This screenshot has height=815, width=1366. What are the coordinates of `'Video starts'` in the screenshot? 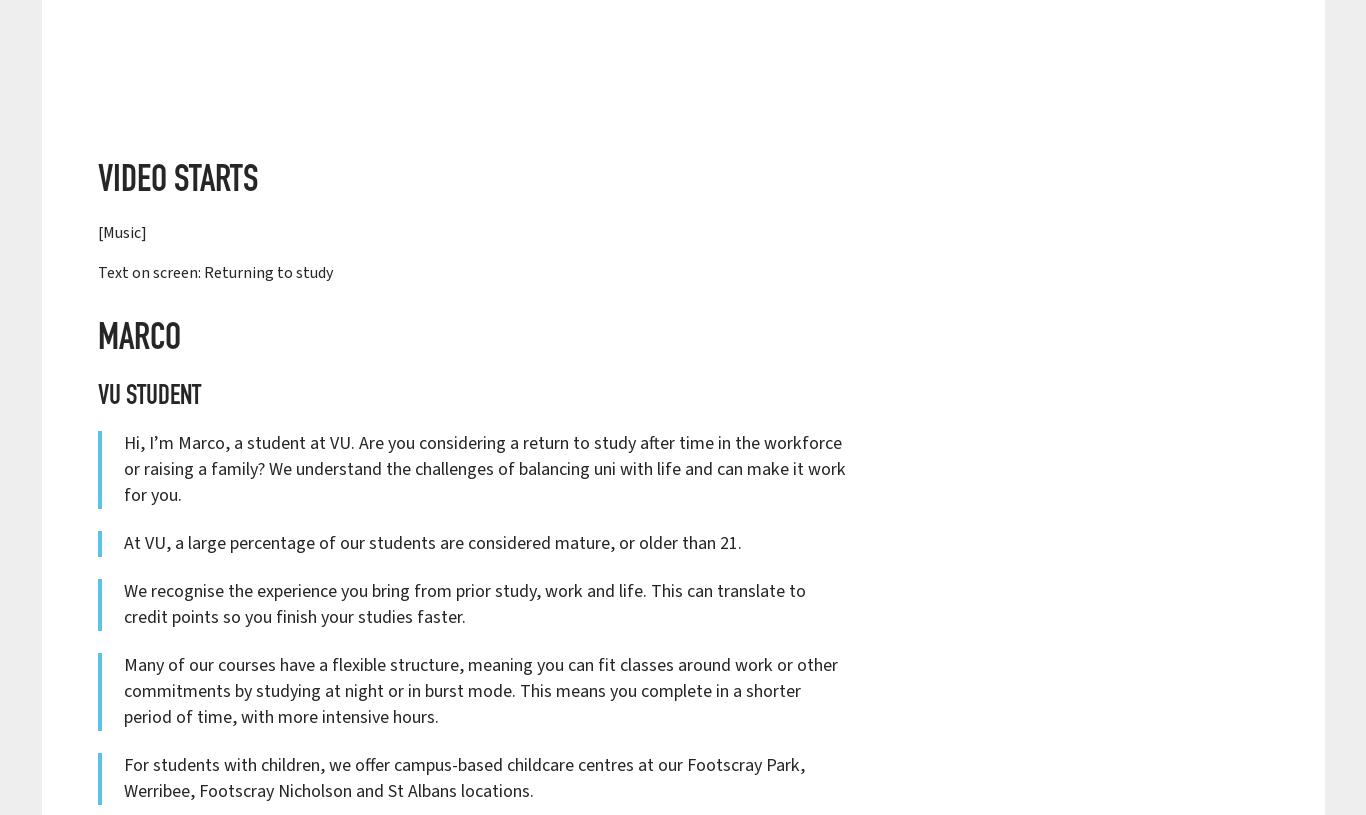 It's located at (176, 181).